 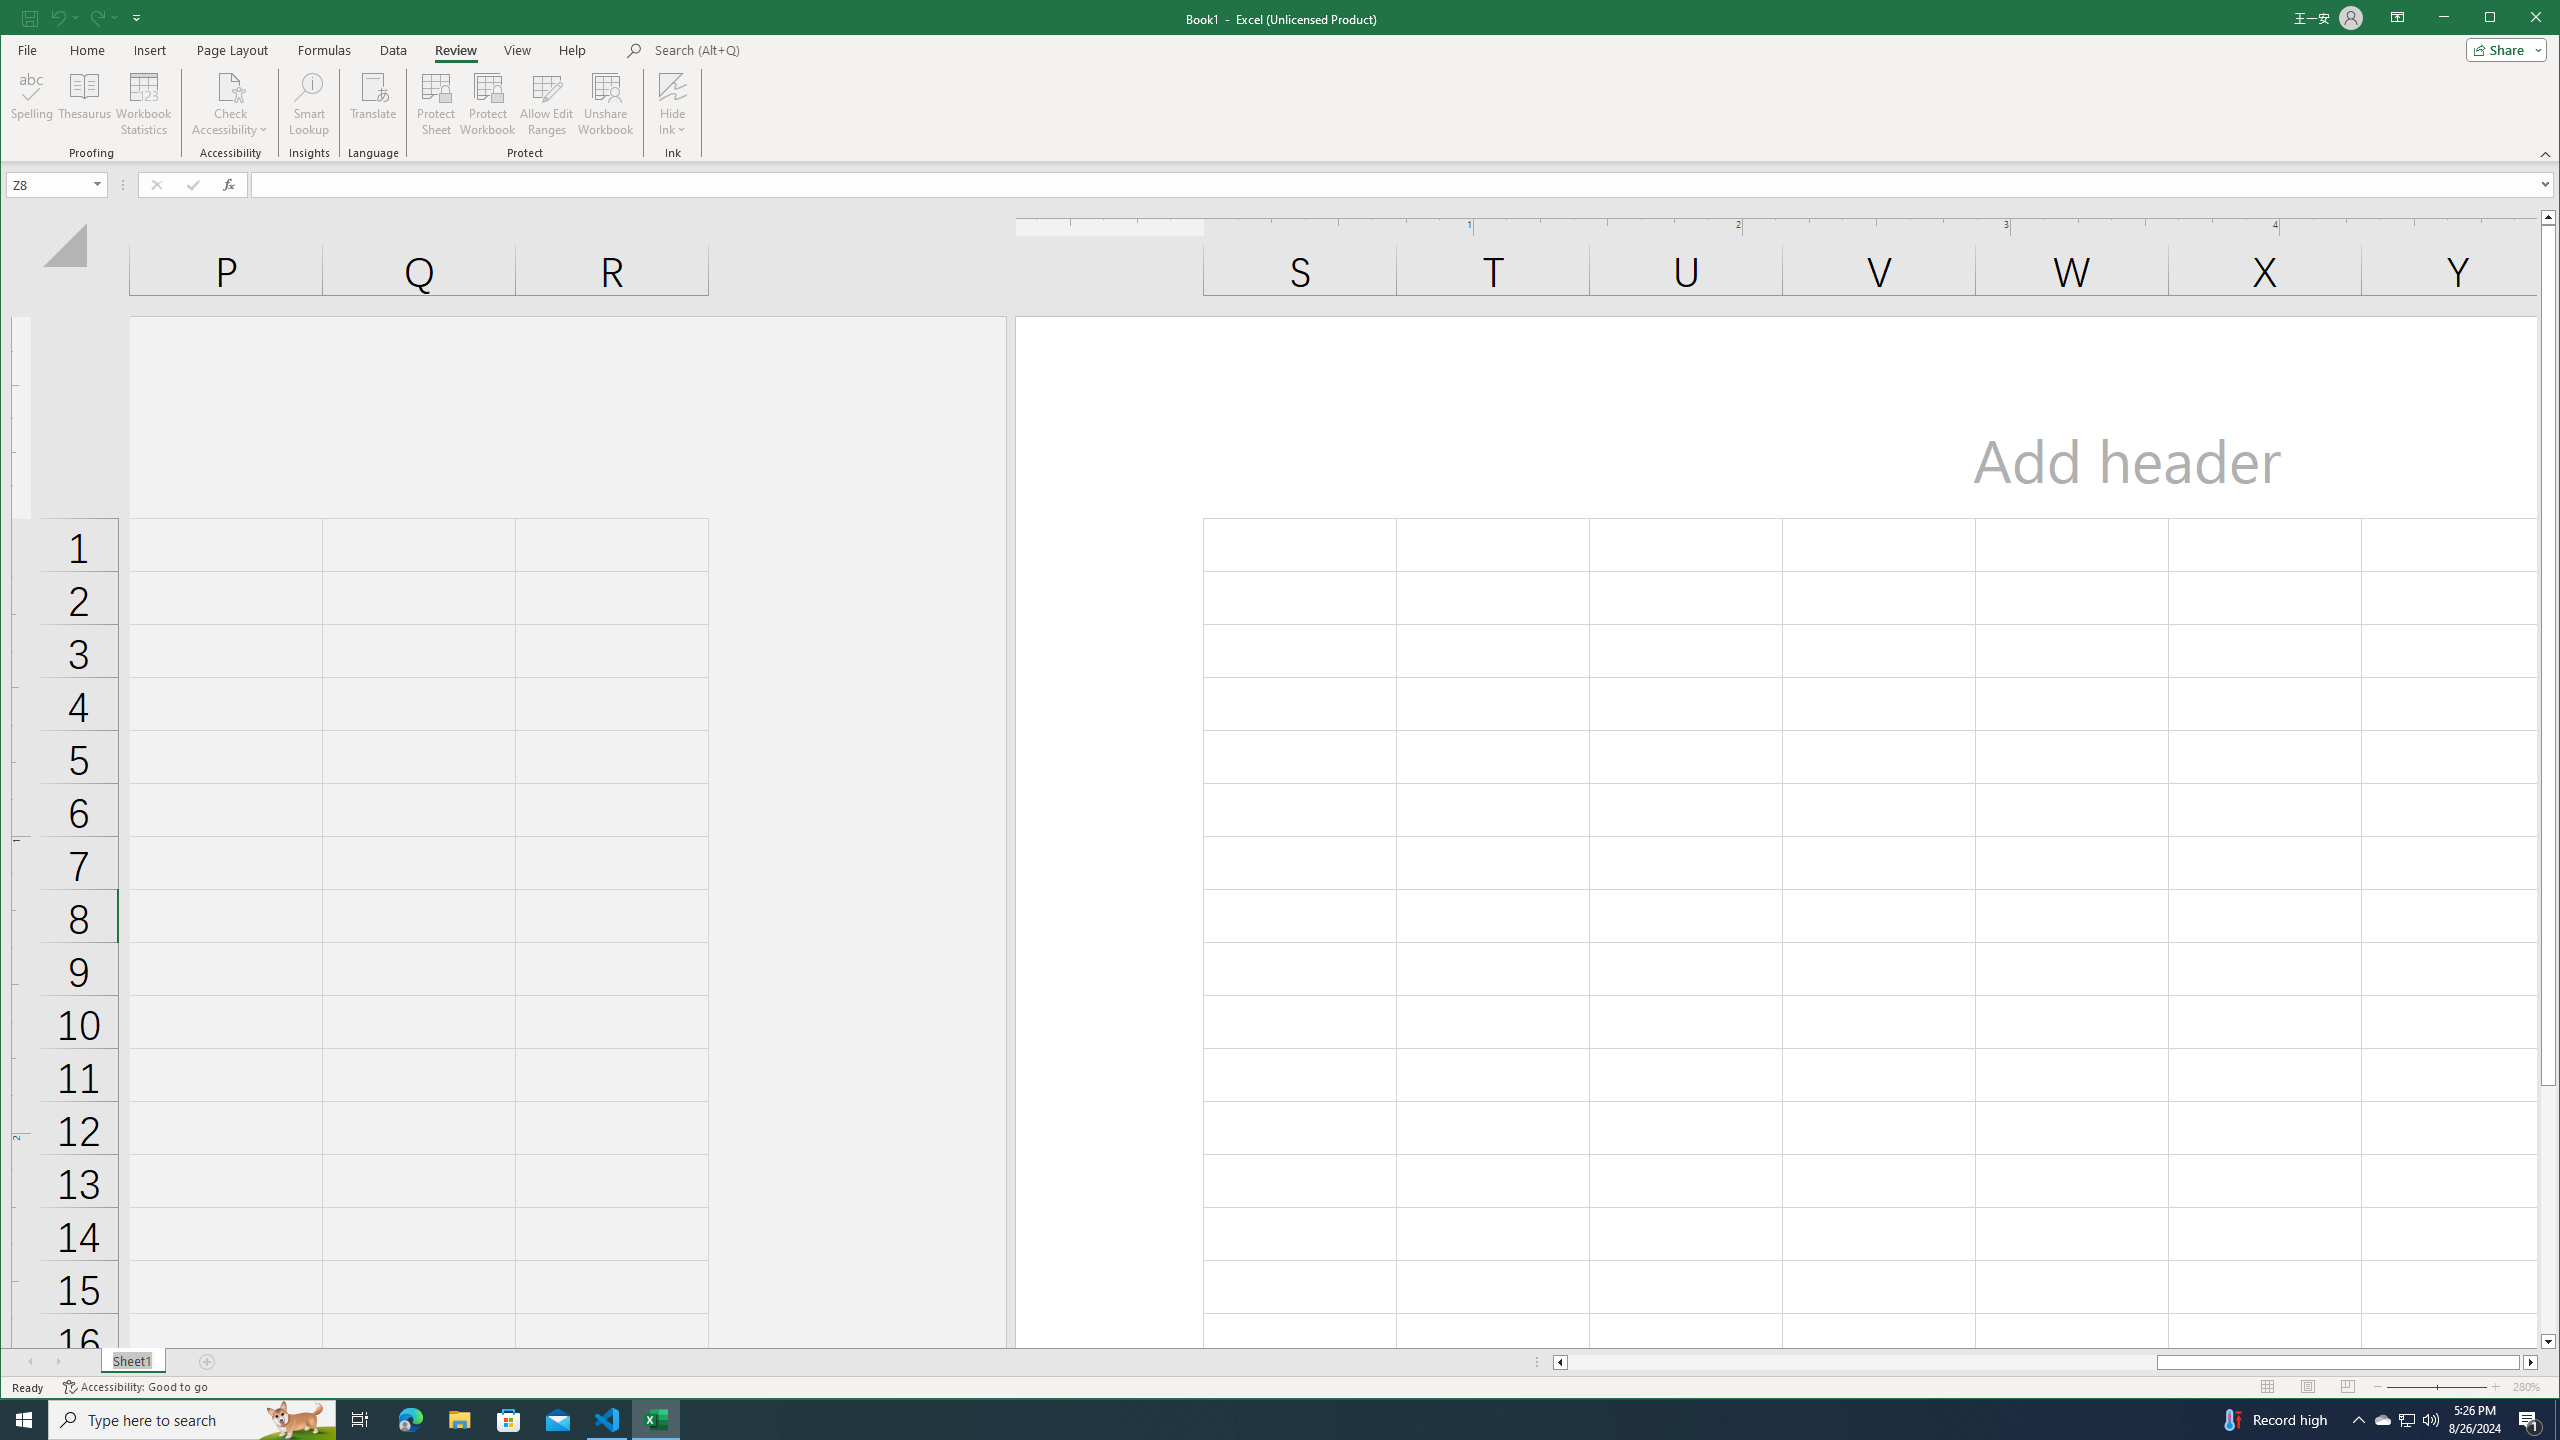 What do you see at coordinates (309, 103) in the screenshot?
I see `'Smart Lookup'` at bounding box center [309, 103].